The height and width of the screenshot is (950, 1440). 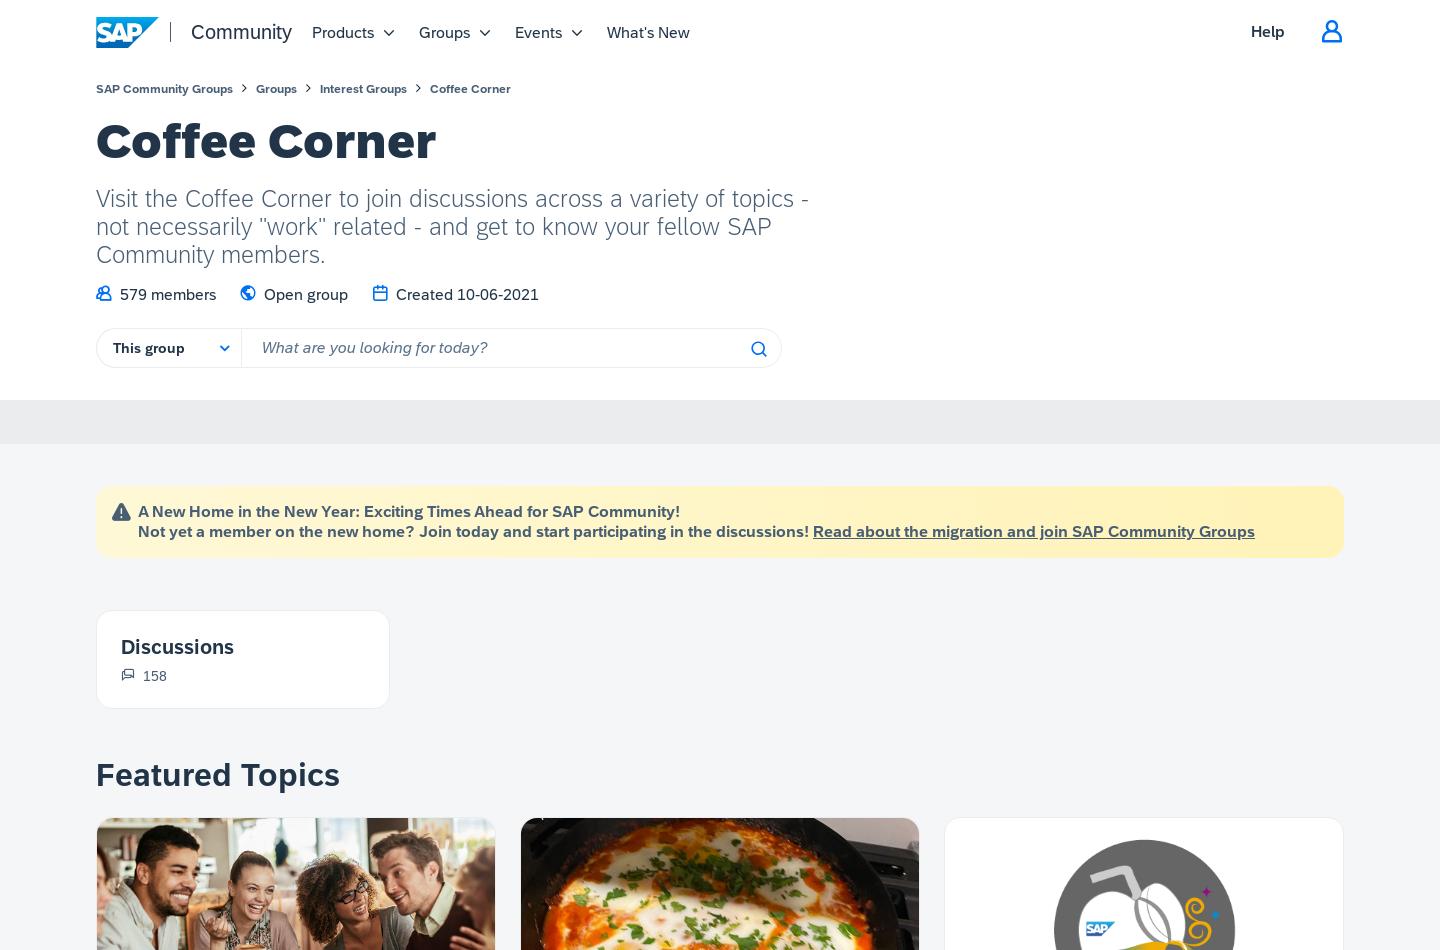 I want to click on 'Not yet a member on the new home? Join today and start participating in the discussions!', so click(x=475, y=531).